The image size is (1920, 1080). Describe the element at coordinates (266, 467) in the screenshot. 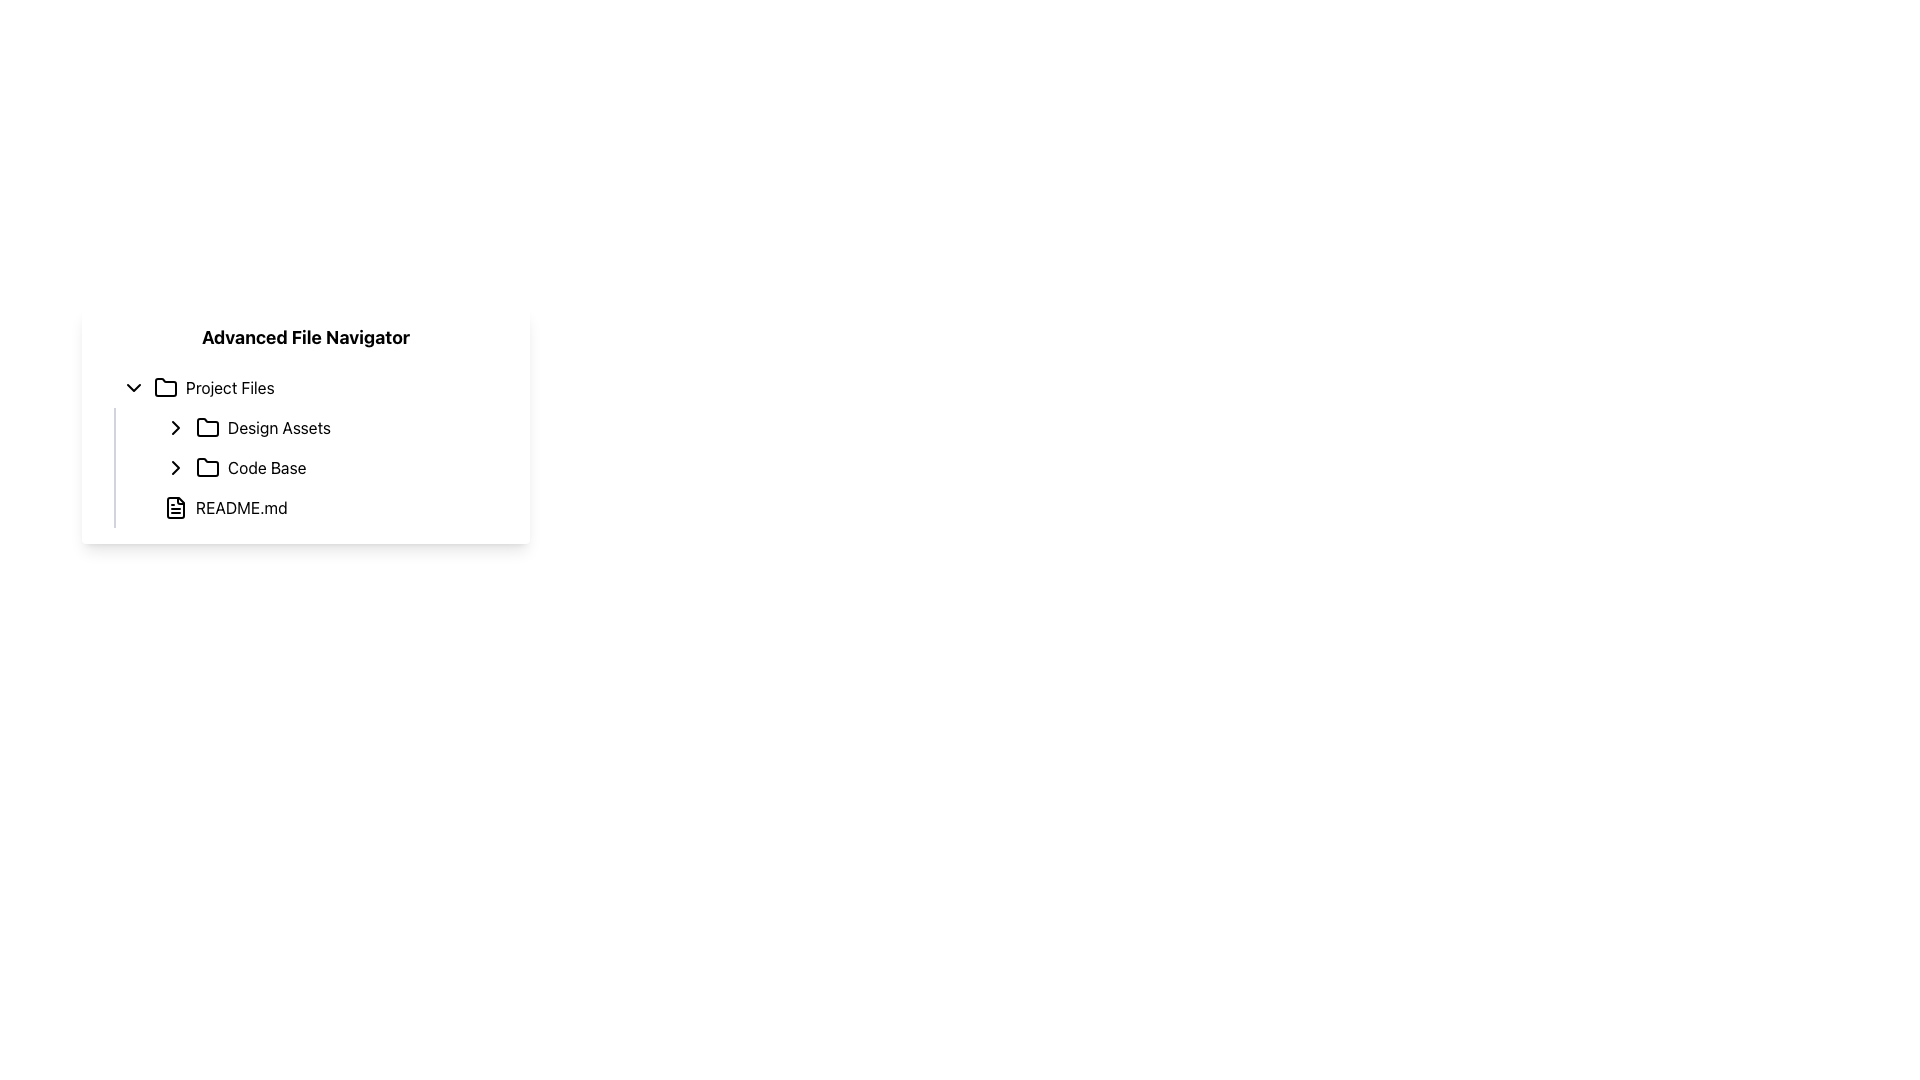

I see `the text label reading 'Code Base' which is aligned to the right of the second folder icon in the file navigation interface` at that location.